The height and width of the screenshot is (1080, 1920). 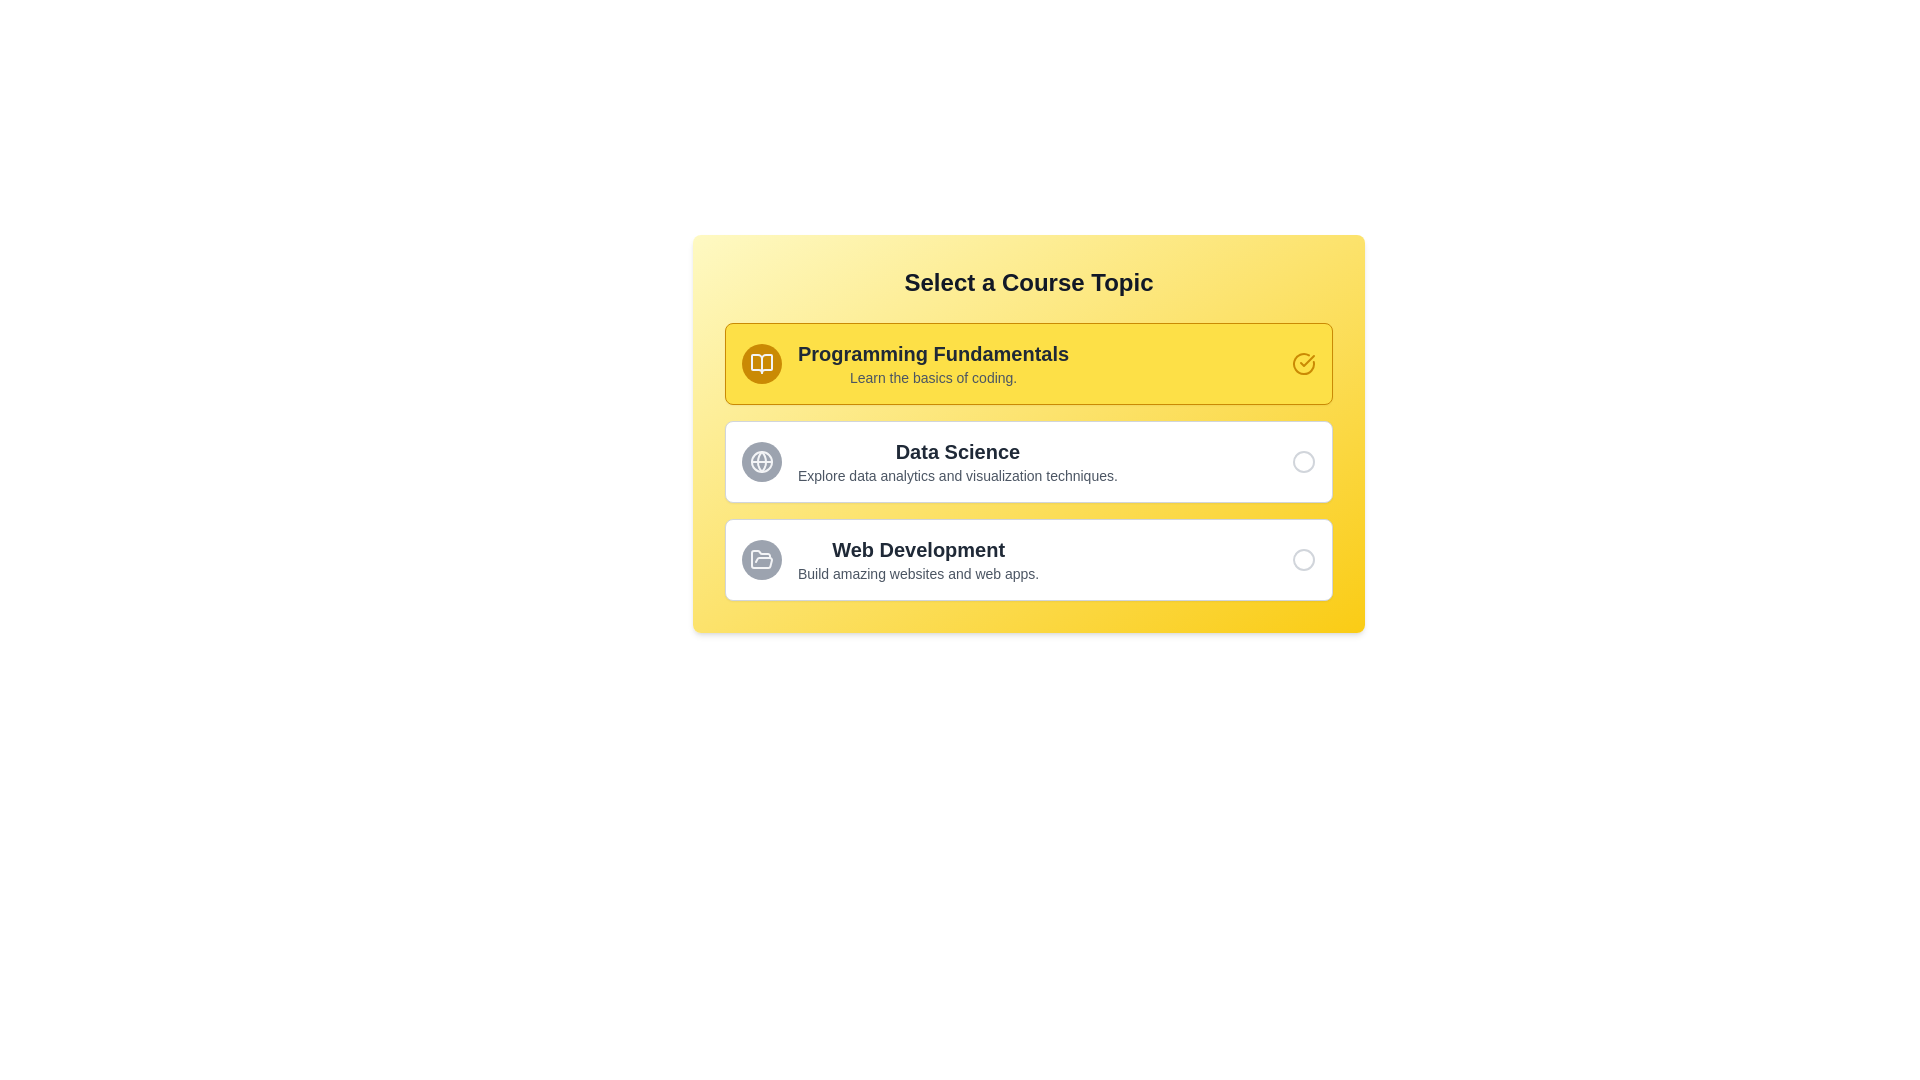 I want to click on the static text providing a brief description about the course 'Programming Fundamentals', located directly under the course header within the yellow-highlighted section, so click(x=932, y=378).